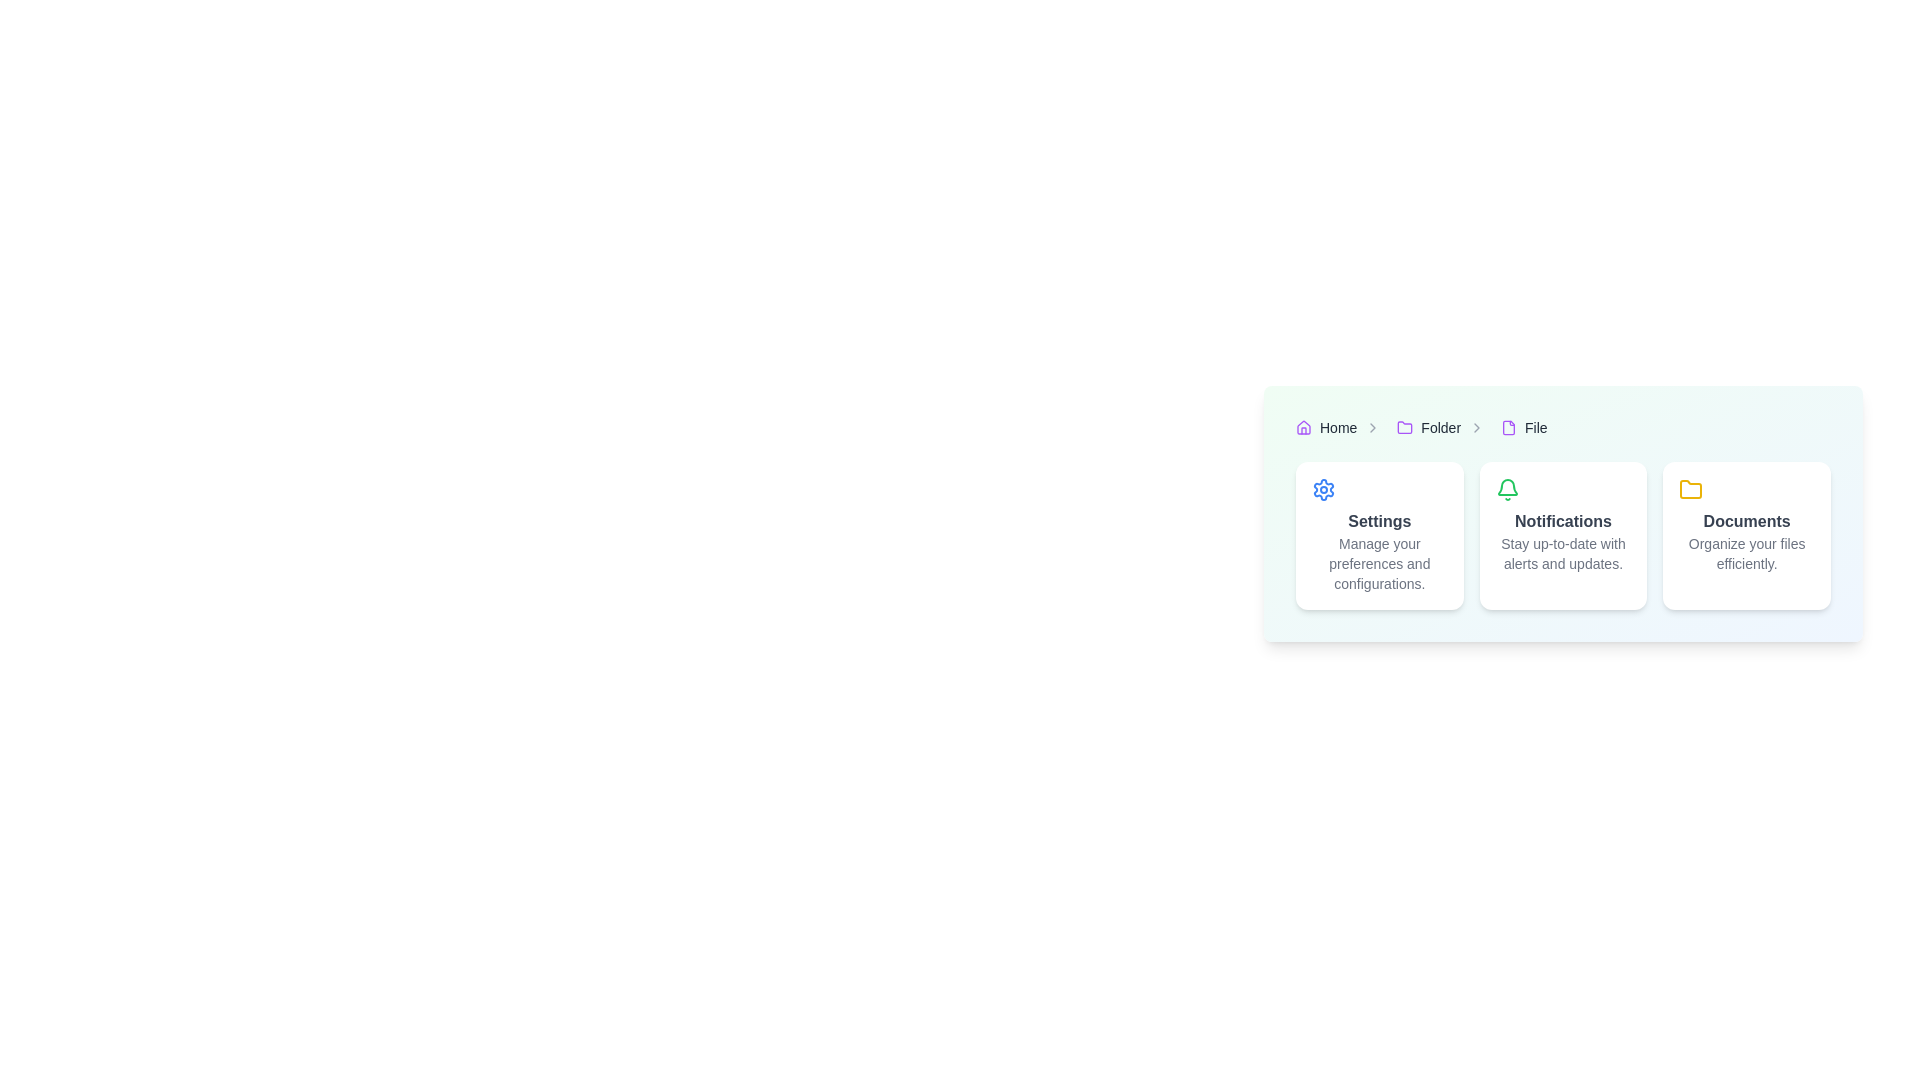 The width and height of the screenshot is (1920, 1080). What do you see at coordinates (1445, 427) in the screenshot?
I see `the second breadcrumb navigation item in the breadcrumb bar to reveal additional context or actions` at bounding box center [1445, 427].